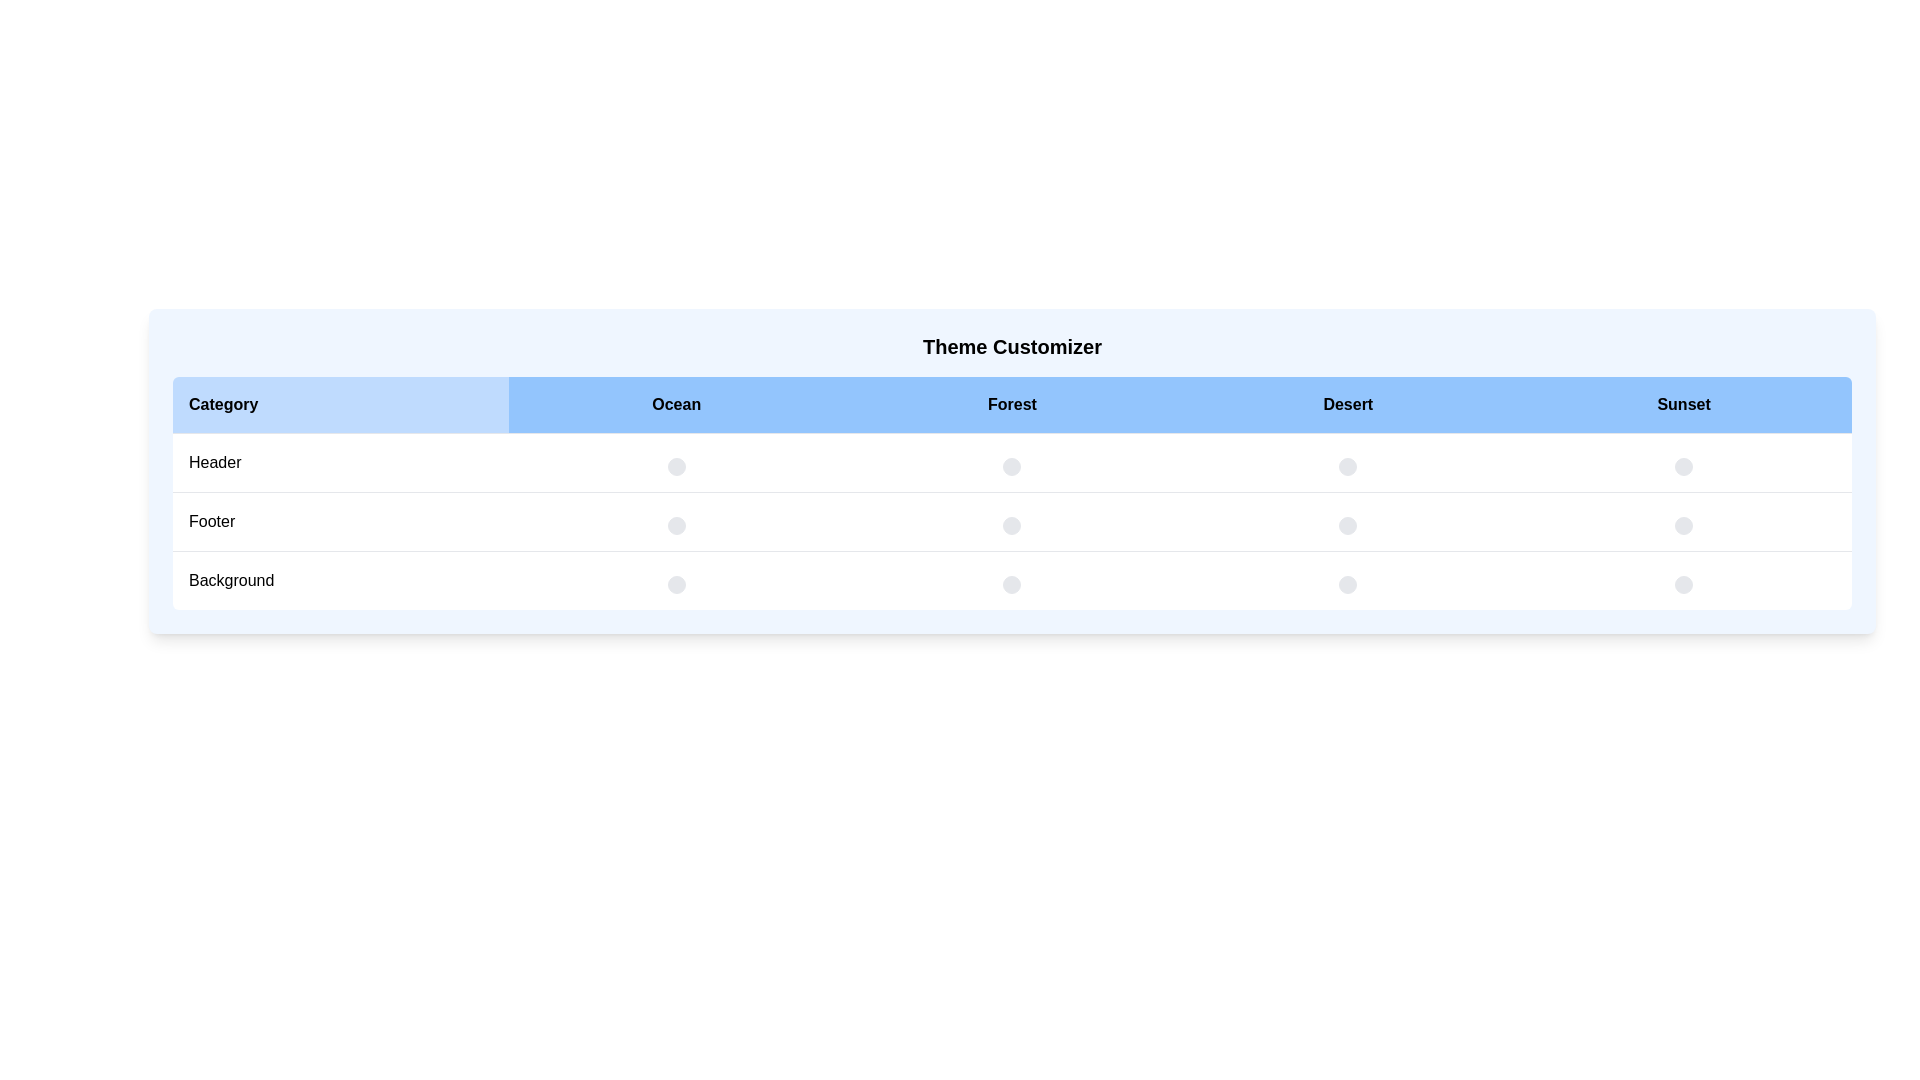 This screenshot has height=1080, width=1920. What do you see at coordinates (676, 580) in the screenshot?
I see `the circular button with a light gray background located in the 'Background' row and 'Ocean' column` at bounding box center [676, 580].